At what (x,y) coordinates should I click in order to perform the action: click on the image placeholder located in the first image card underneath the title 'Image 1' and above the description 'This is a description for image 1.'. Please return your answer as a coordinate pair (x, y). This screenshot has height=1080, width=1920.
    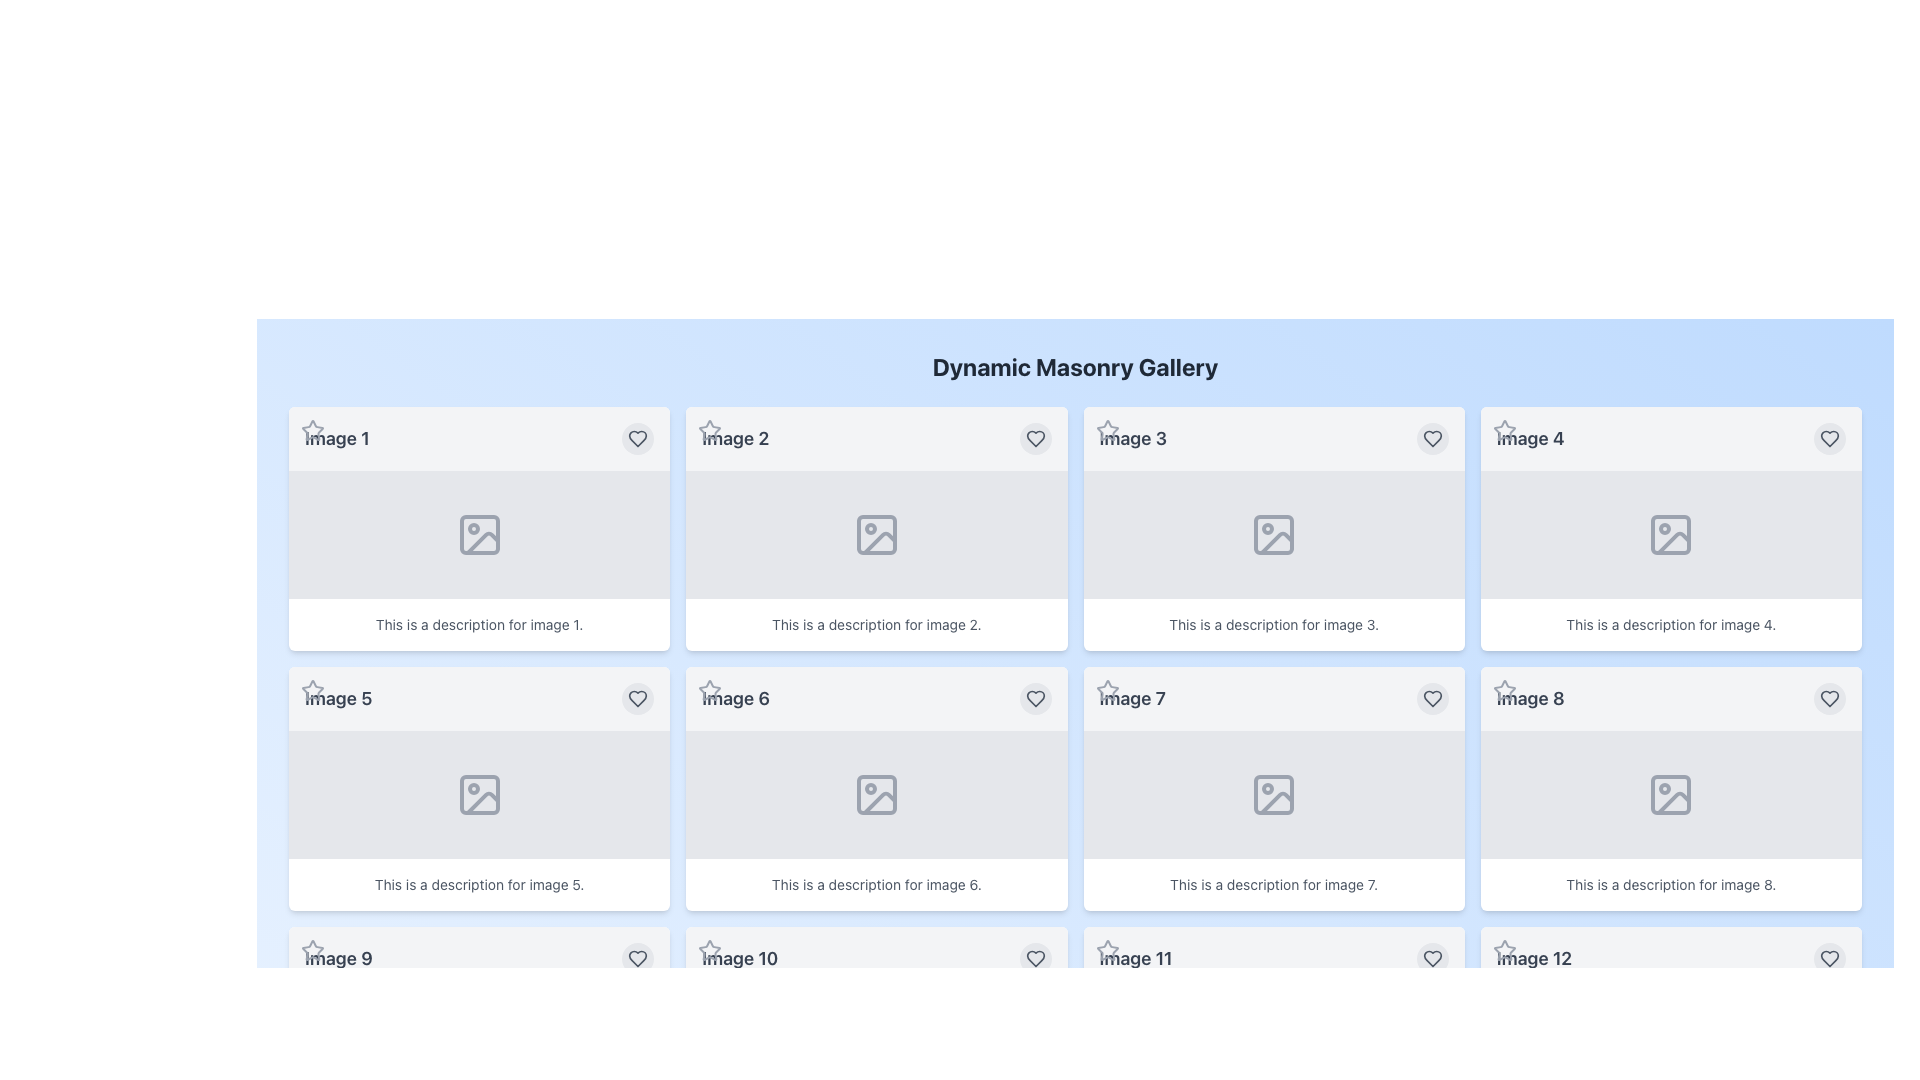
    Looking at the image, I should click on (478, 534).